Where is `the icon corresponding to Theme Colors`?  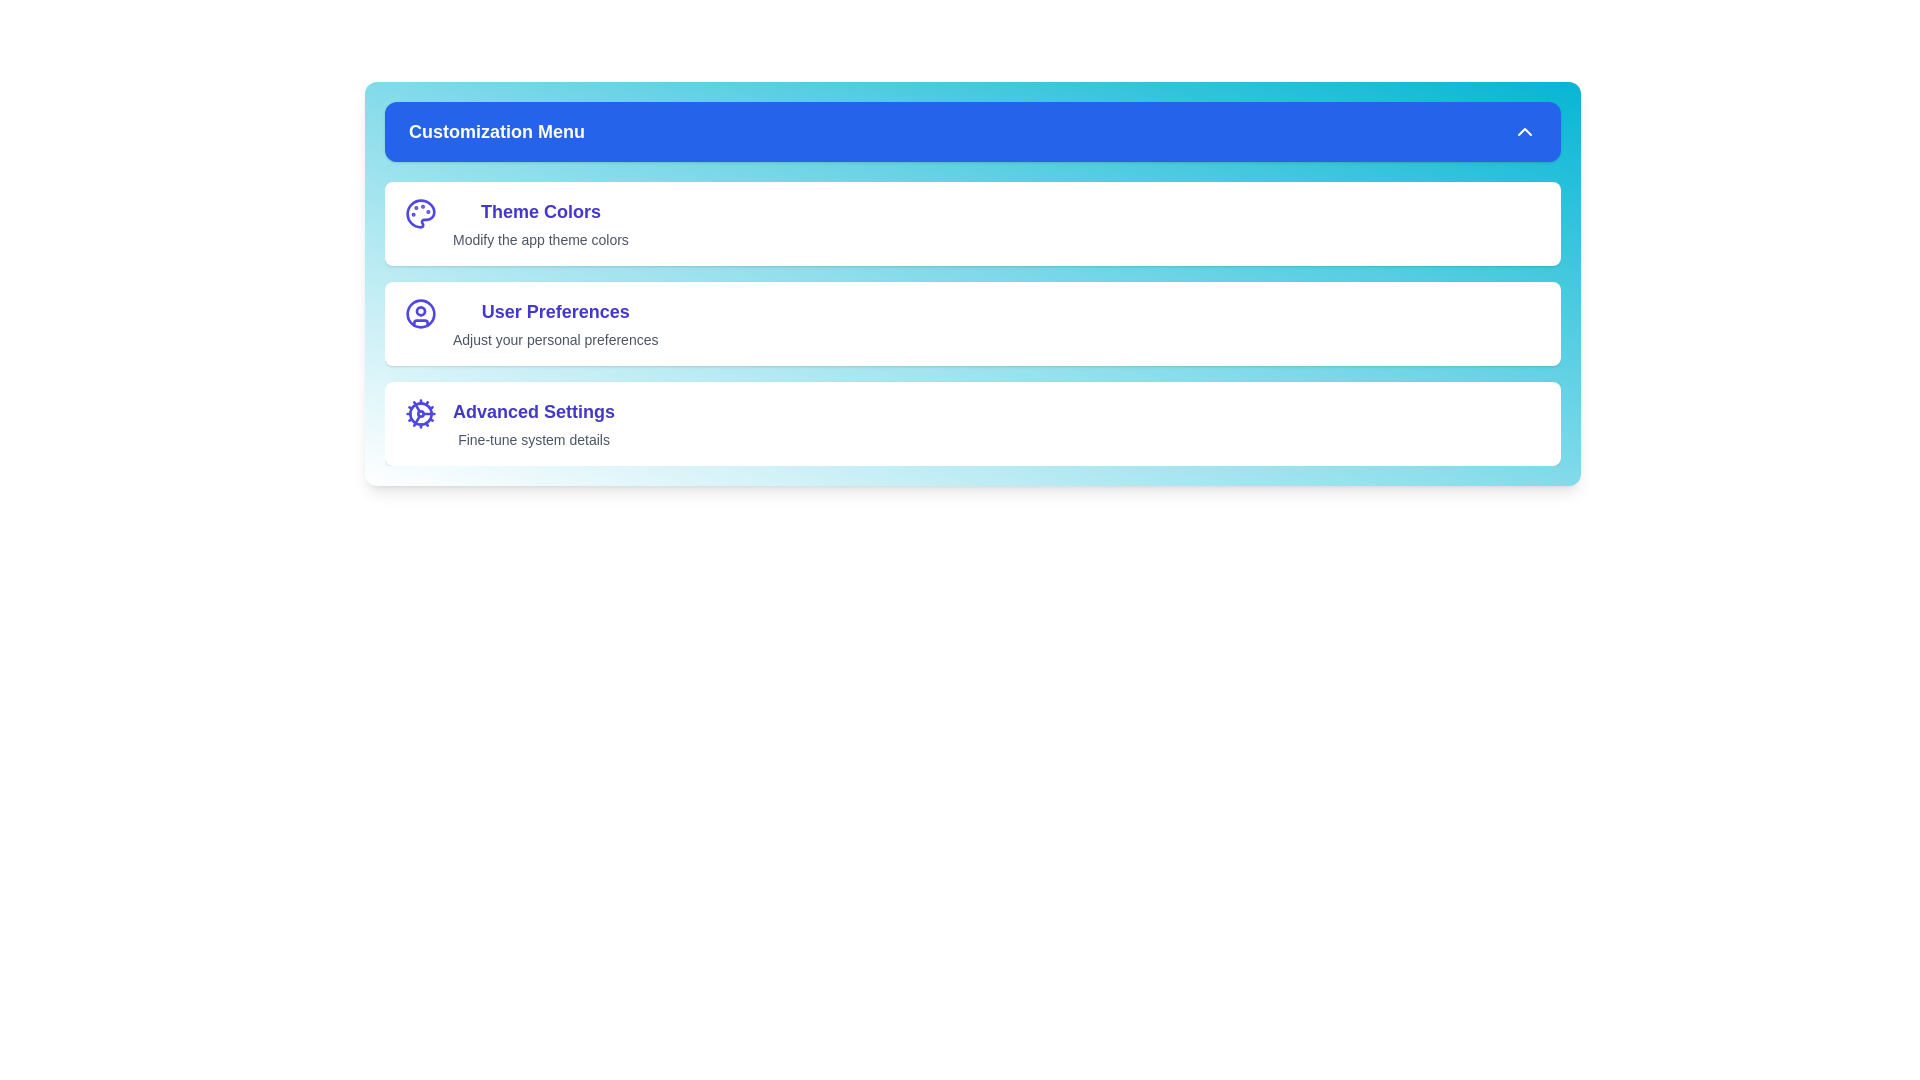
the icon corresponding to Theme Colors is located at coordinates (420, 213).